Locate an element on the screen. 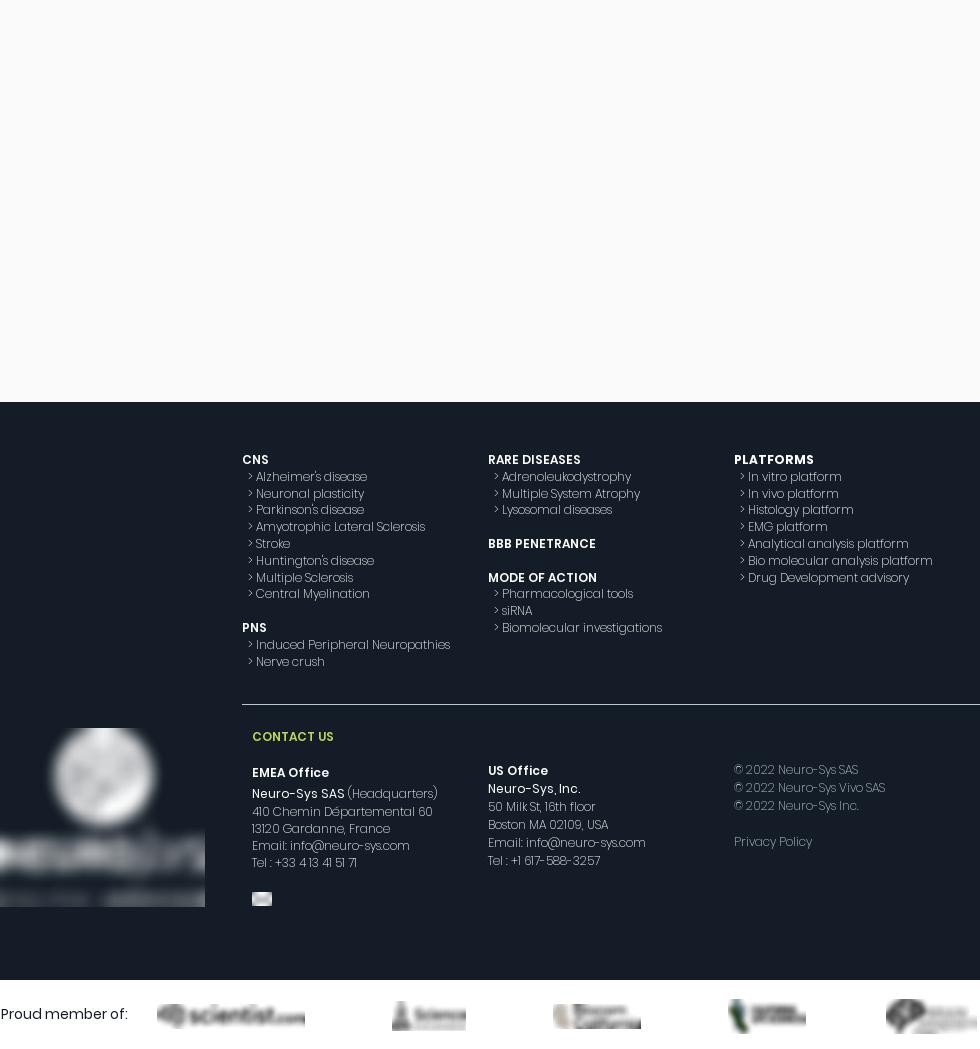 Image resolution: width=980 pixels, height=1049 pixels. '© 2022 Neuro-Sys Inc.' is located at coordinates (796, 805).